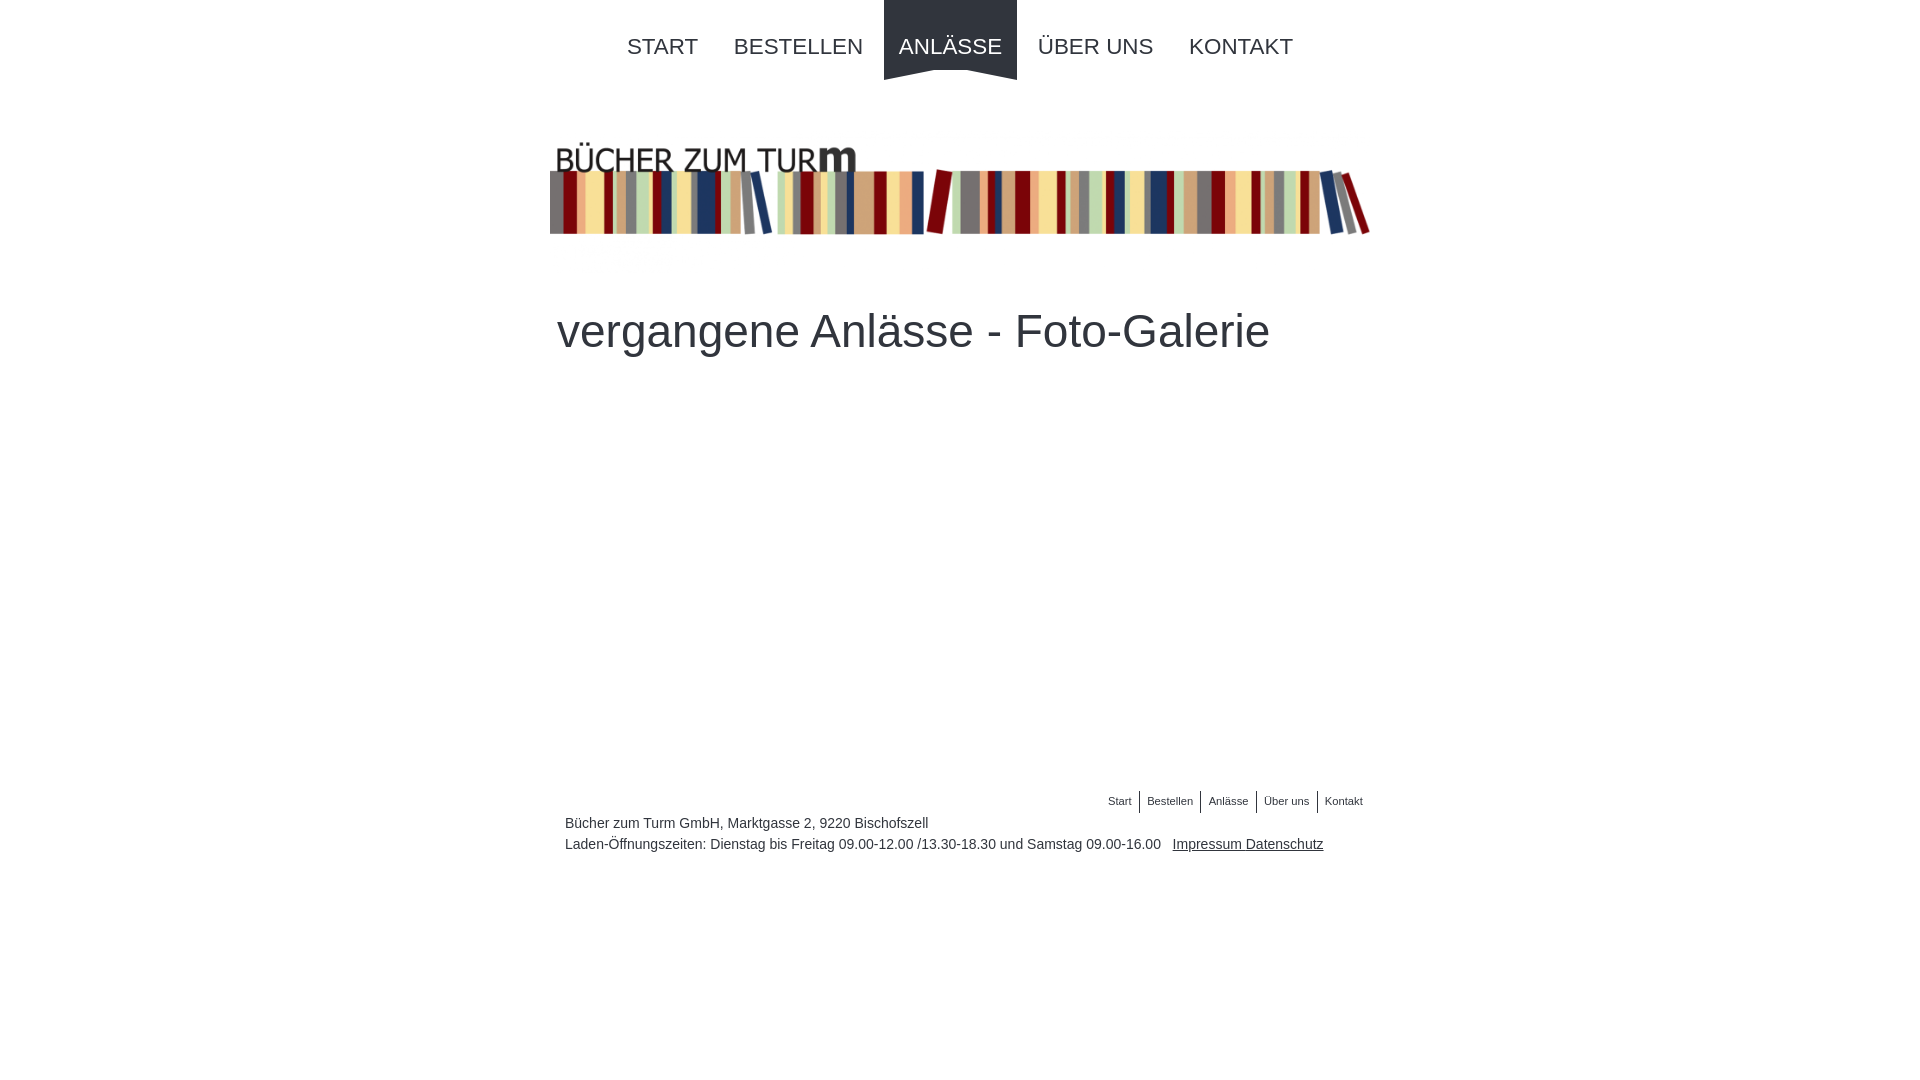 The width and height of the screenshot is (1920, 1080). What do you see at coordinates (1320, 800) in the screenshot?
I see `'Kontakt'` at bounding box center [1320, 800].